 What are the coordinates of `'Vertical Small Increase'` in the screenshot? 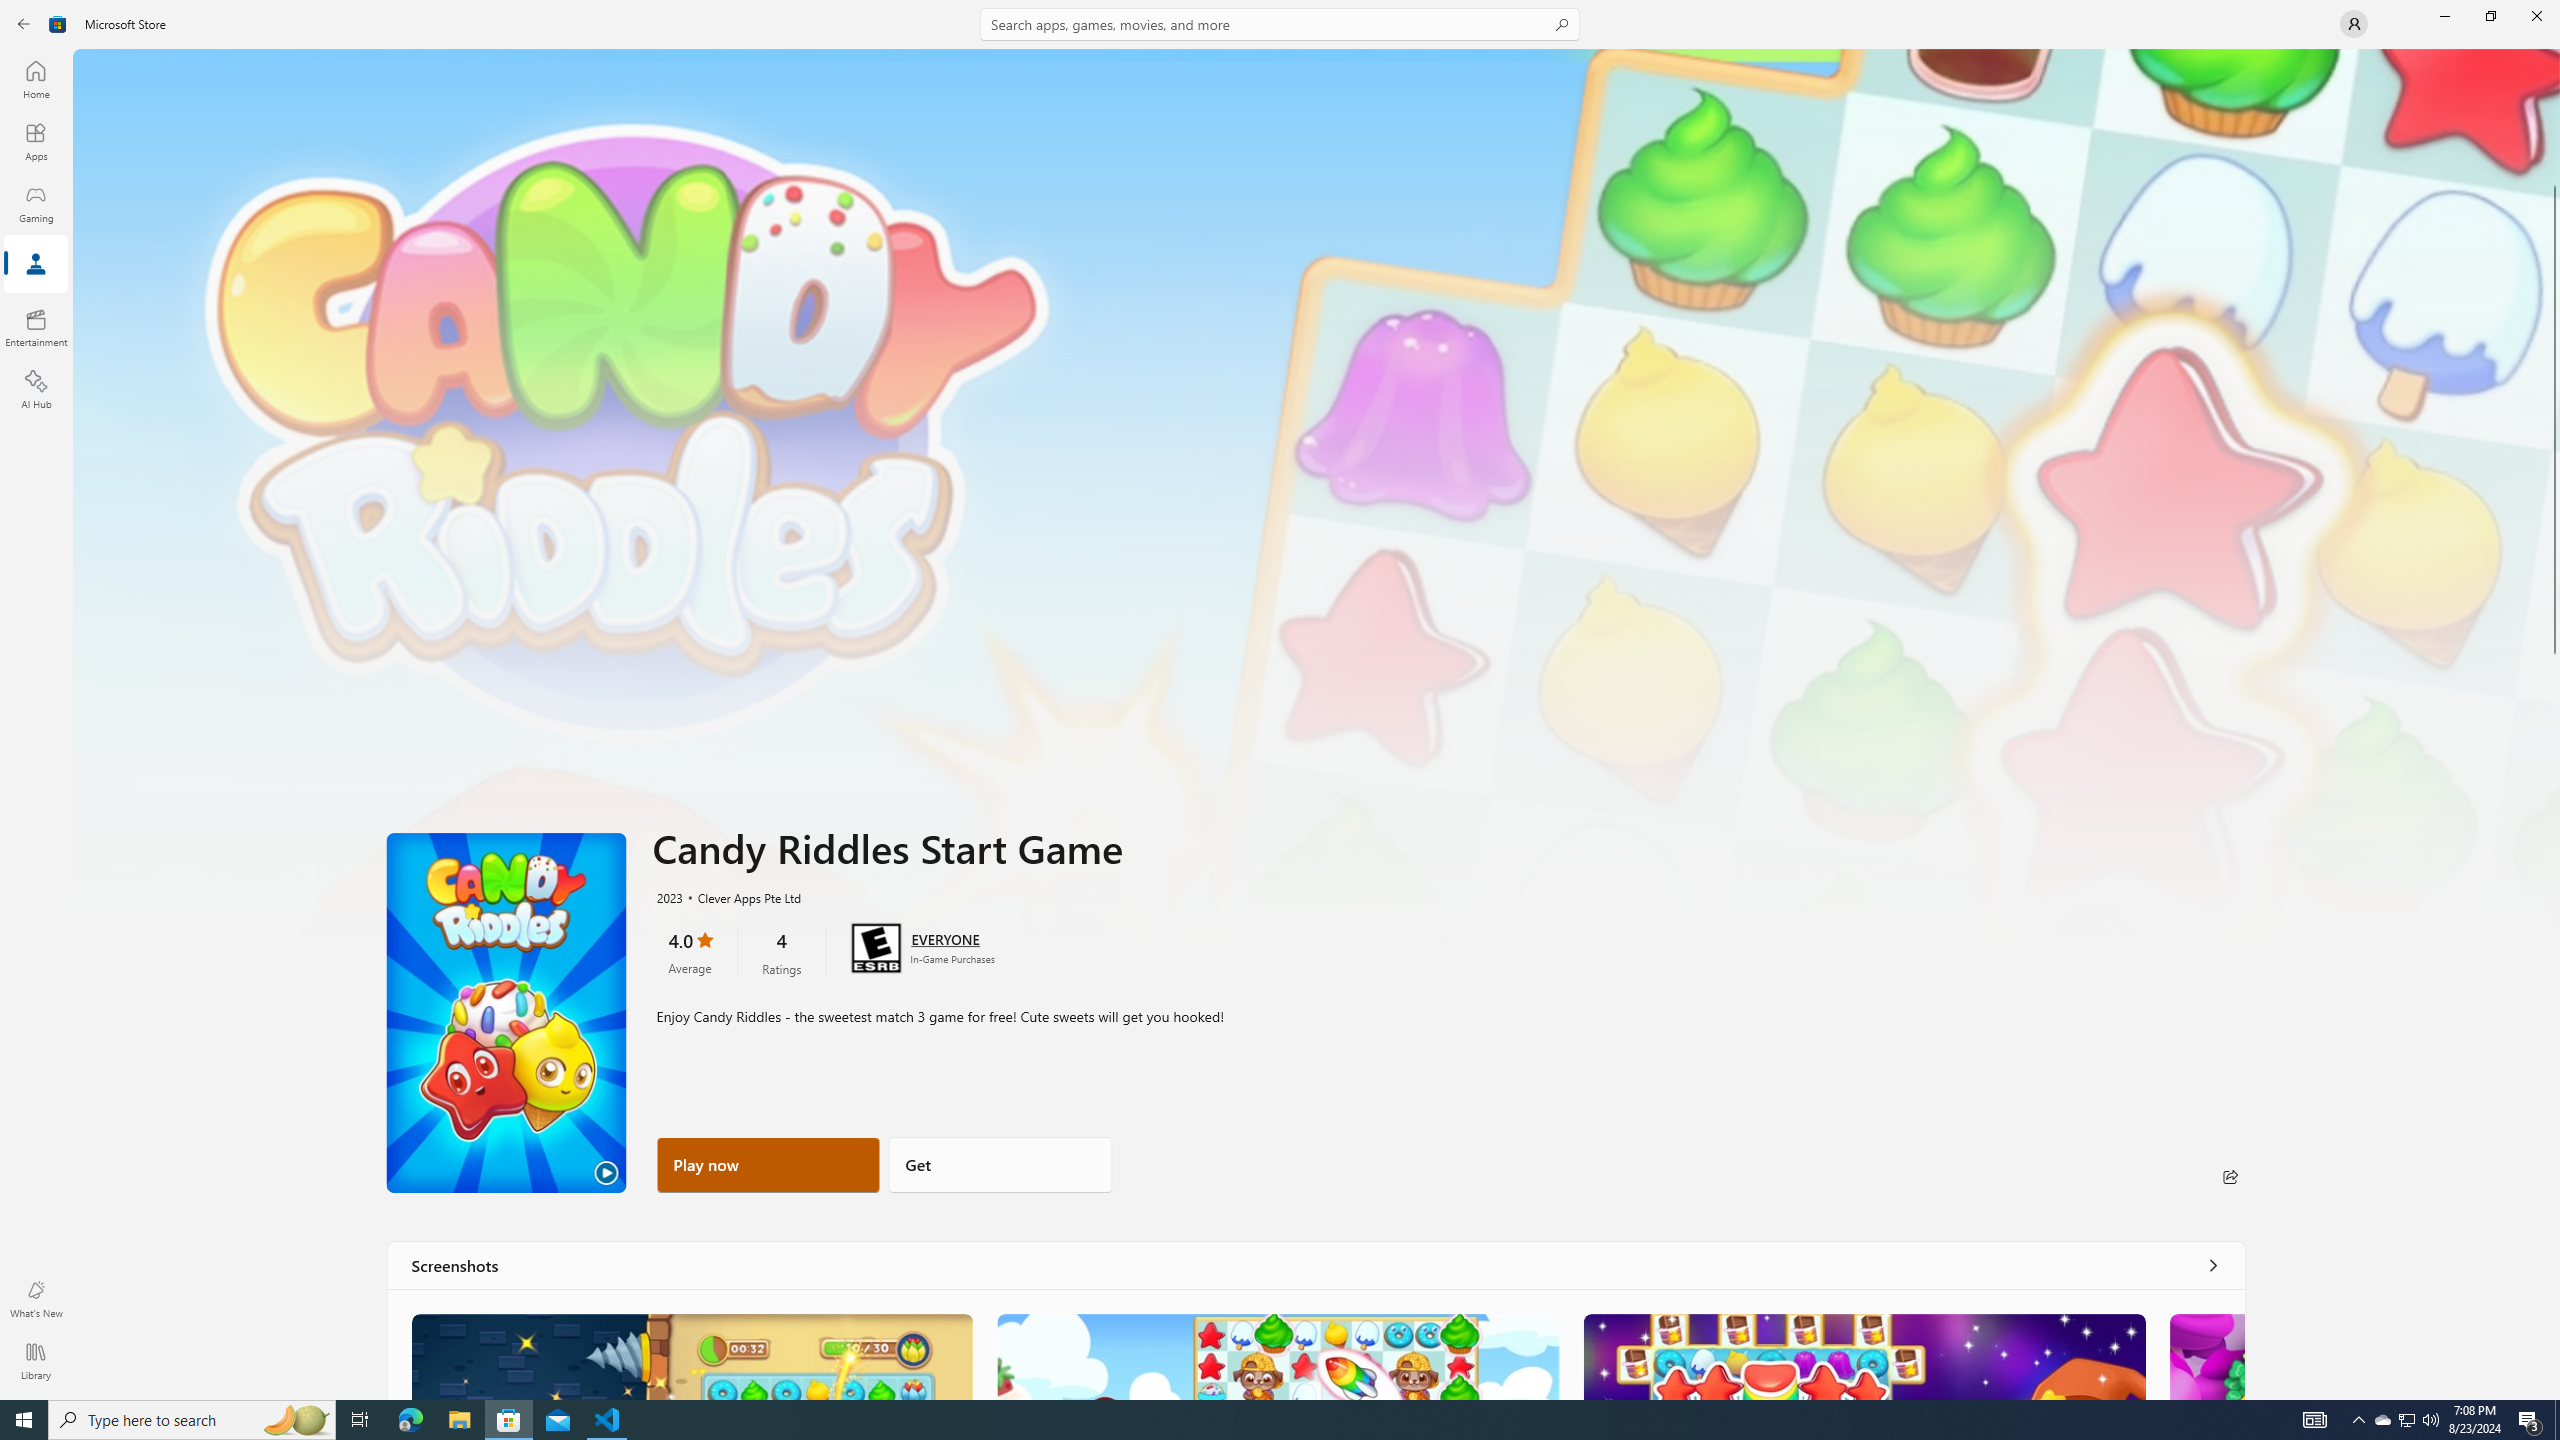 It's located at (2552, 1393).